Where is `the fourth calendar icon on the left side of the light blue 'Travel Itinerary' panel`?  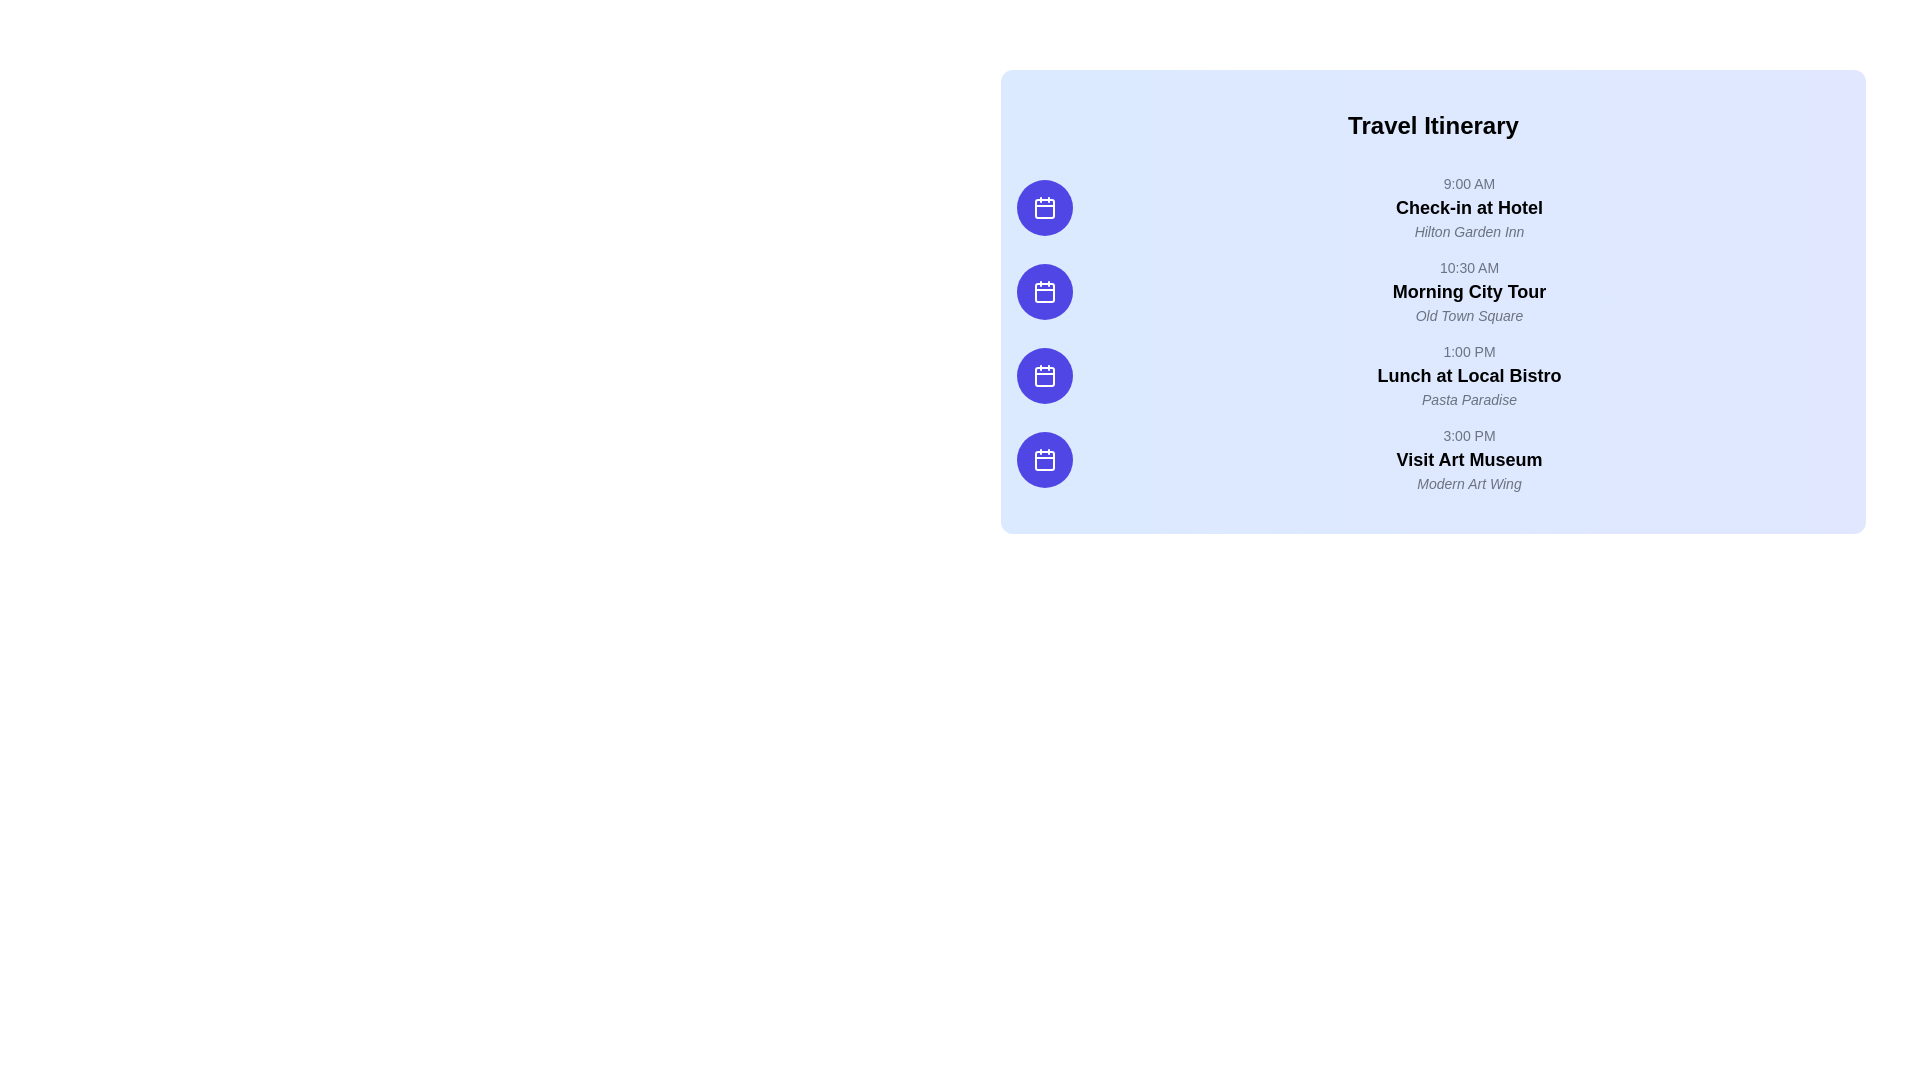 the fourth calendar icon on the left side of the light blue 'Travel Itinerary' panel is located at coordinates (1044, 459).